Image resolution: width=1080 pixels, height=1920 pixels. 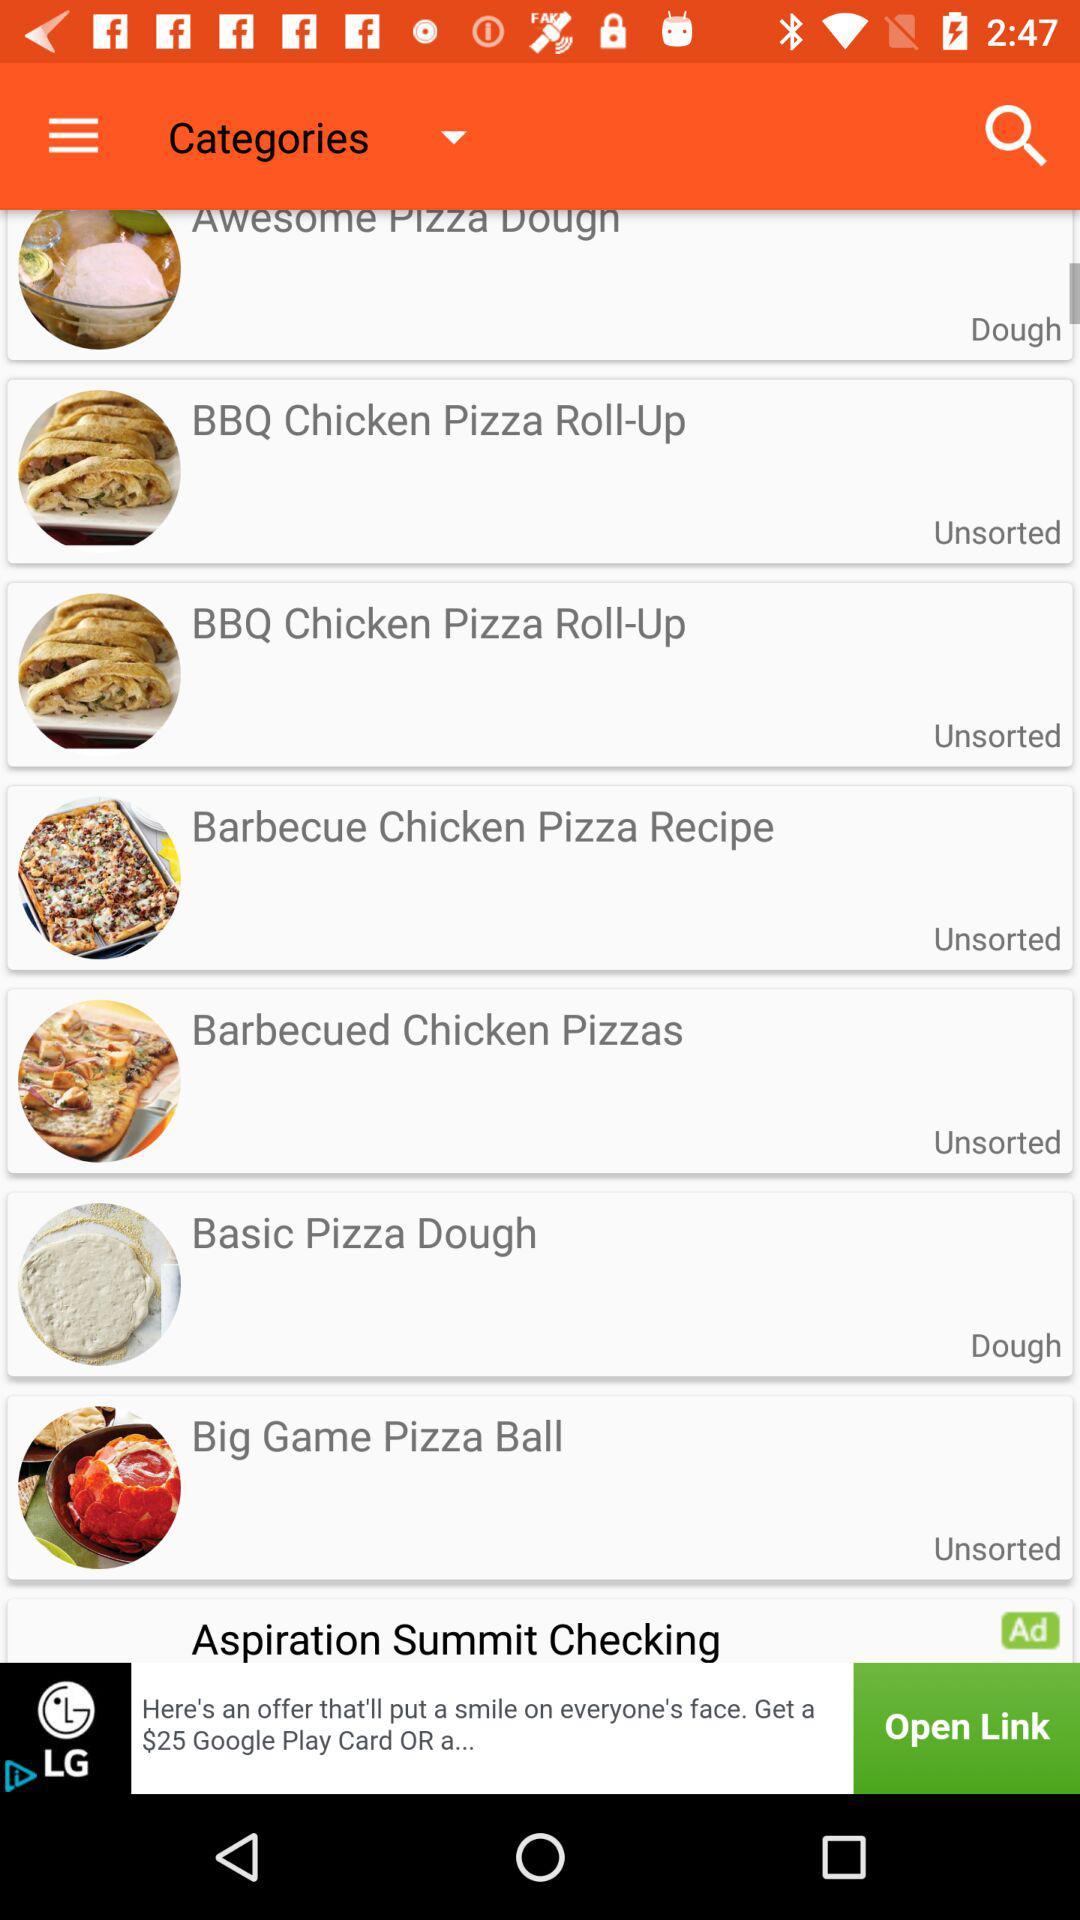 What do you see at coordinates (1030, 1629) in the screenshot?
I see `advertisement` at bounding box center [1030, 1629].